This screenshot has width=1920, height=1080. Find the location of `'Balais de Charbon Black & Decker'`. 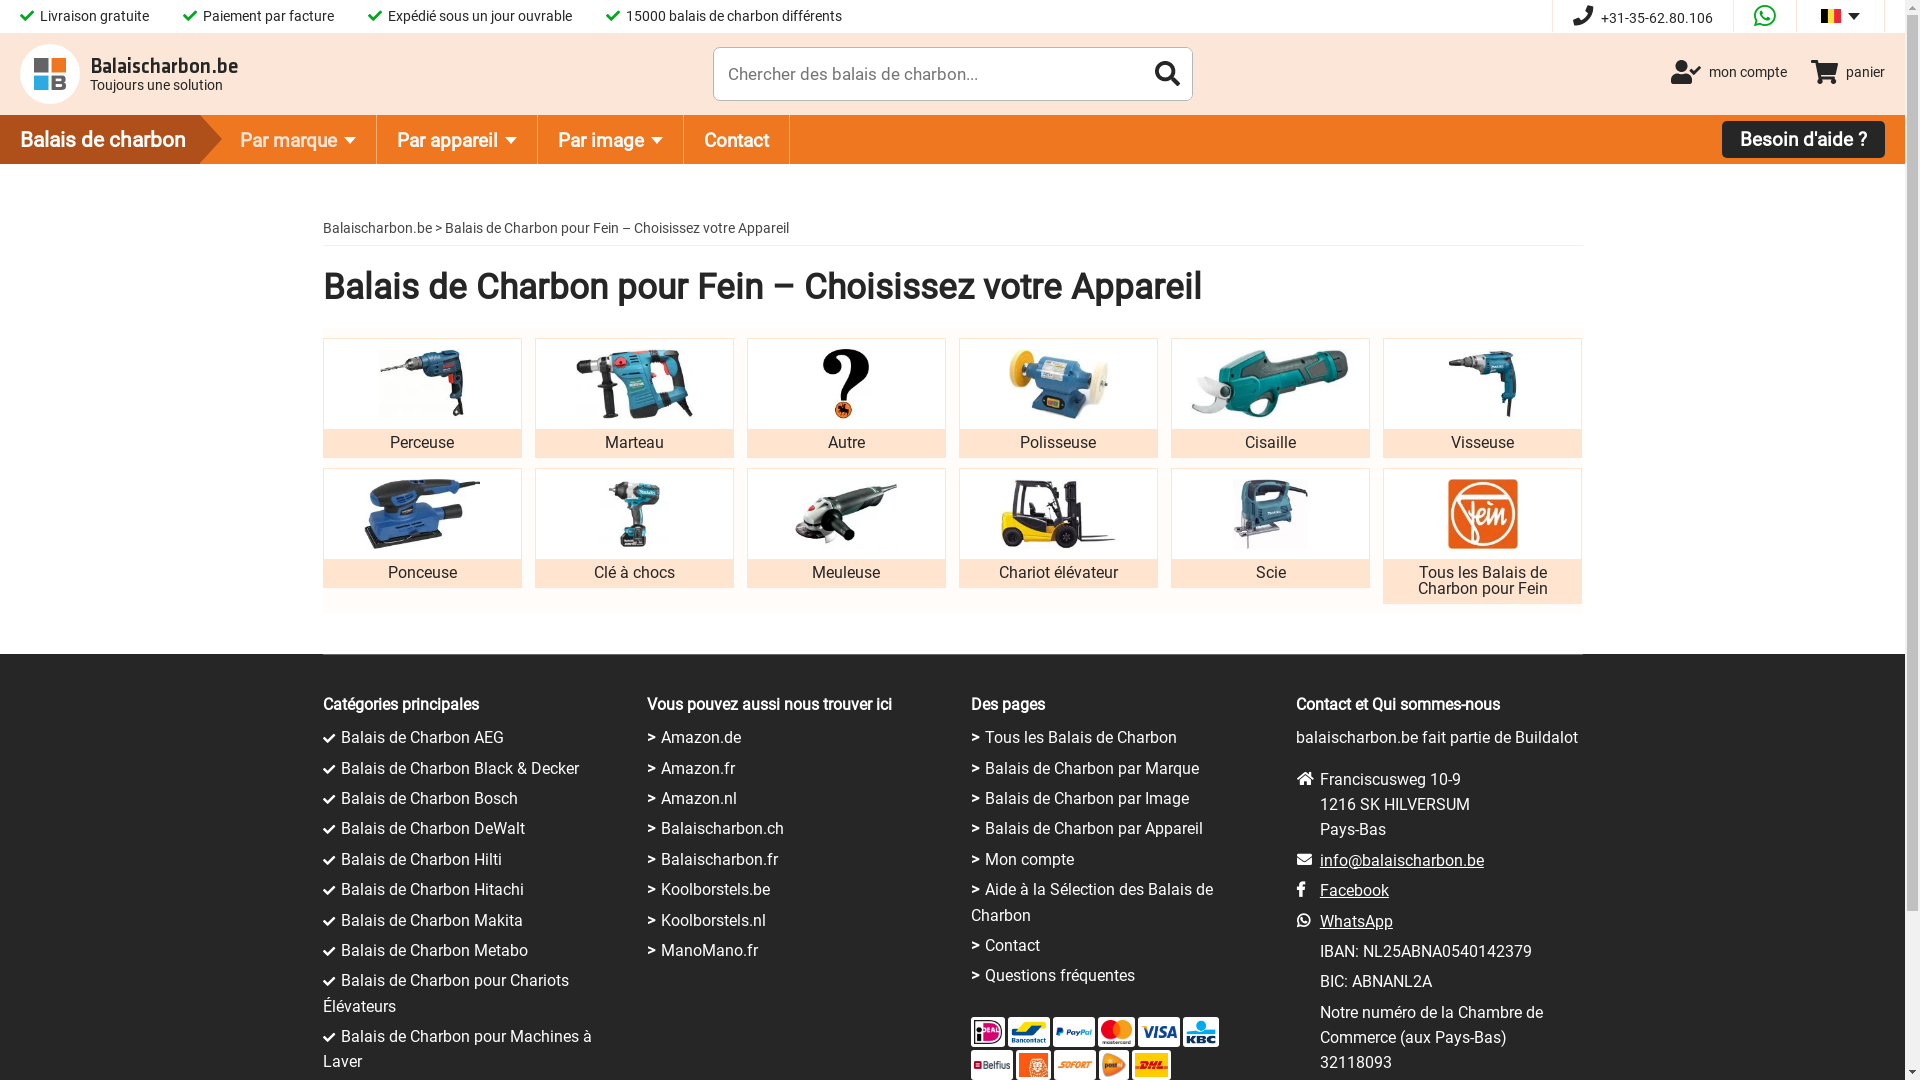

'Balais de Charbon Black & Decker' is located at coordinates (458, 767).